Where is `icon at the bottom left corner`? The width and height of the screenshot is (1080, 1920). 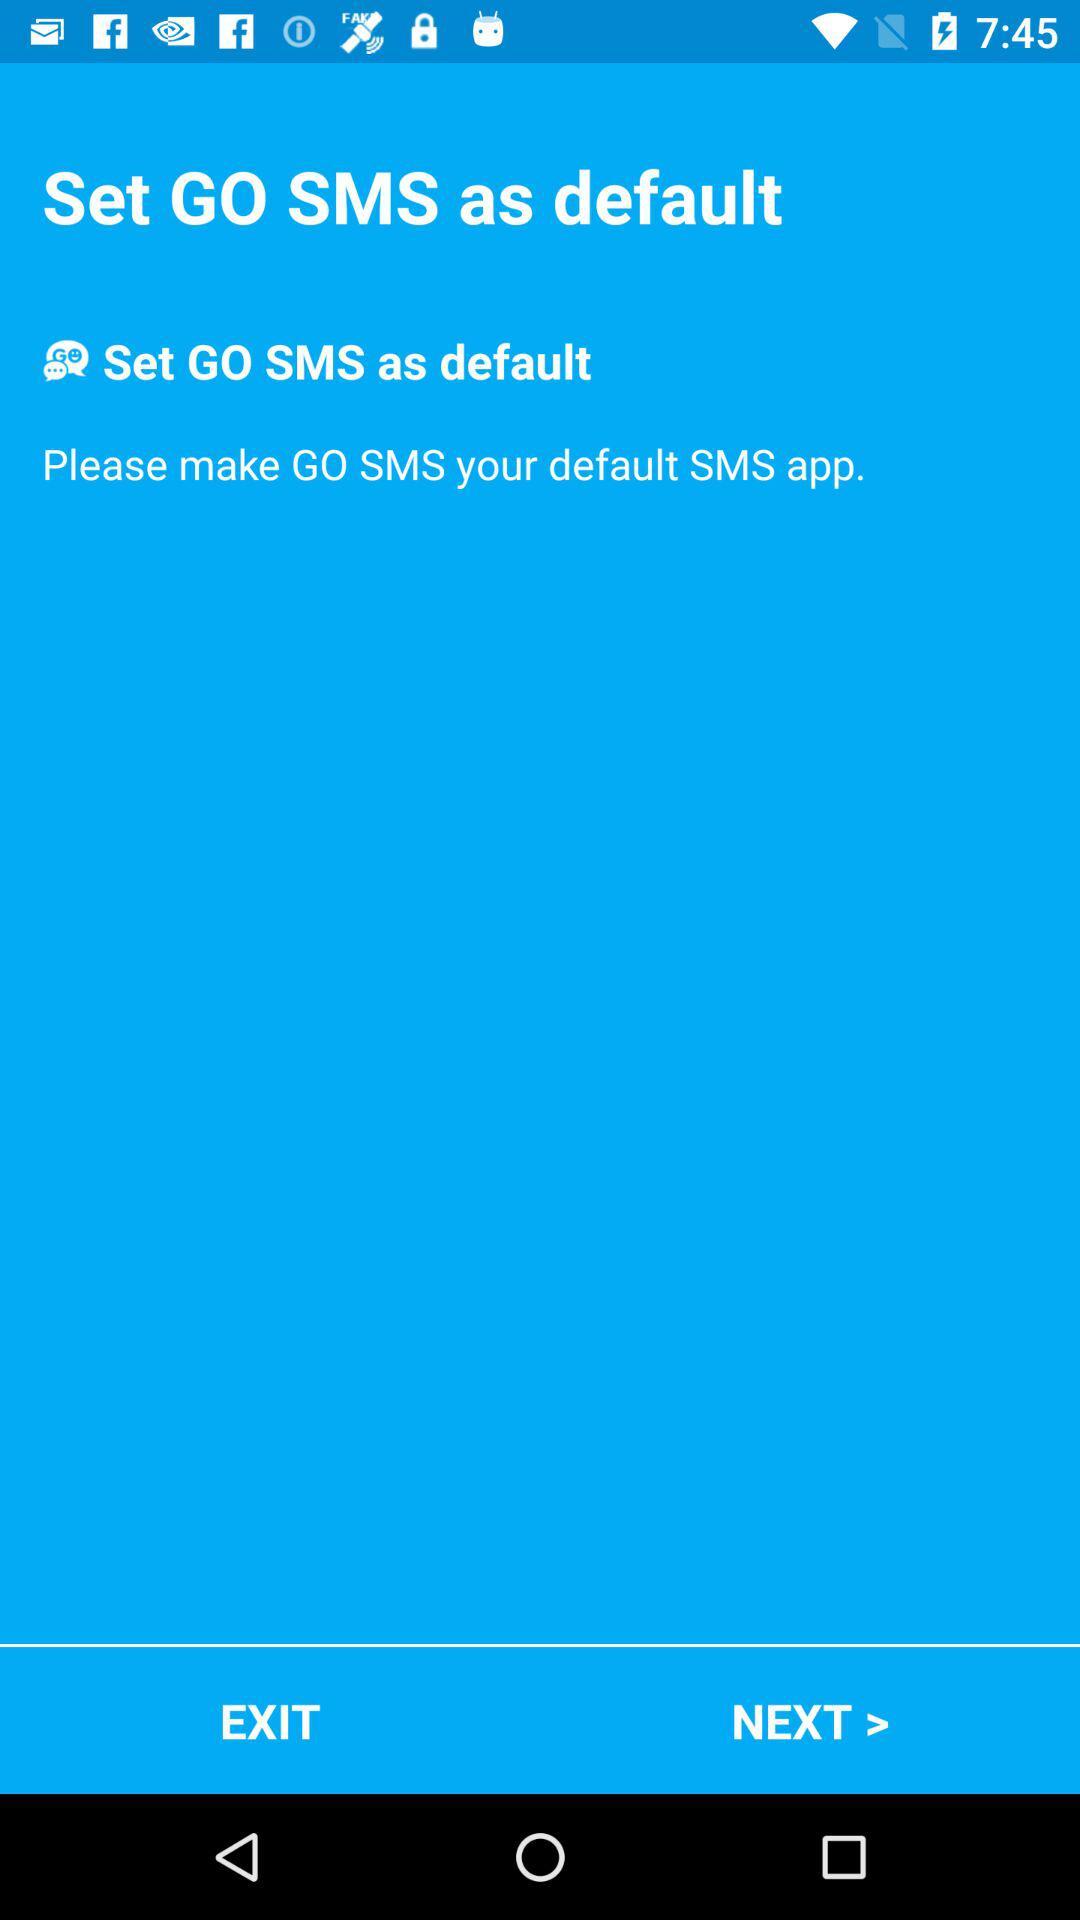
icon at the bottom left corner is located at coordinates (270, 1719).